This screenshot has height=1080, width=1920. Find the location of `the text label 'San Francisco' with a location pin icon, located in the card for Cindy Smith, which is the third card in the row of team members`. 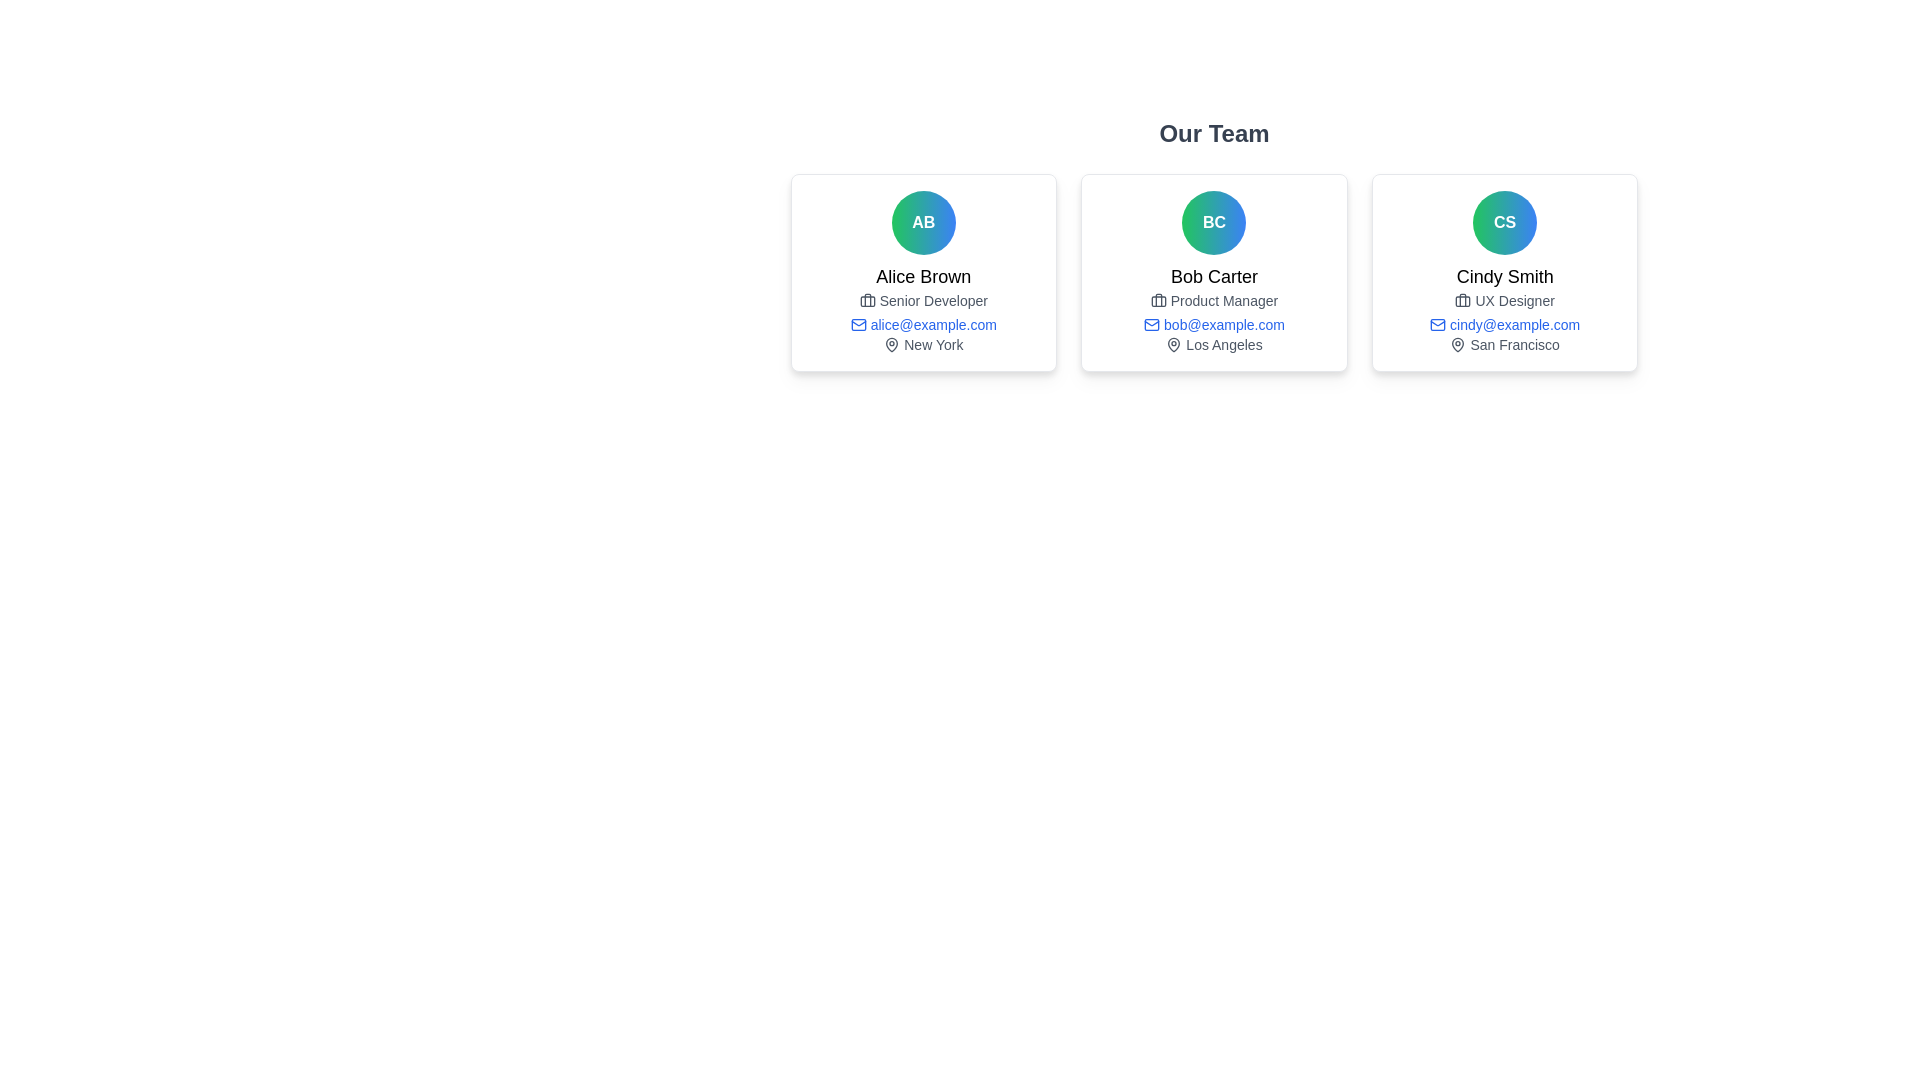

the text label 'San Francisco' with a location pin icon, located in the card for Cindy Smith, which is the third card in the row of team members is located at coordinates (1505, 343).